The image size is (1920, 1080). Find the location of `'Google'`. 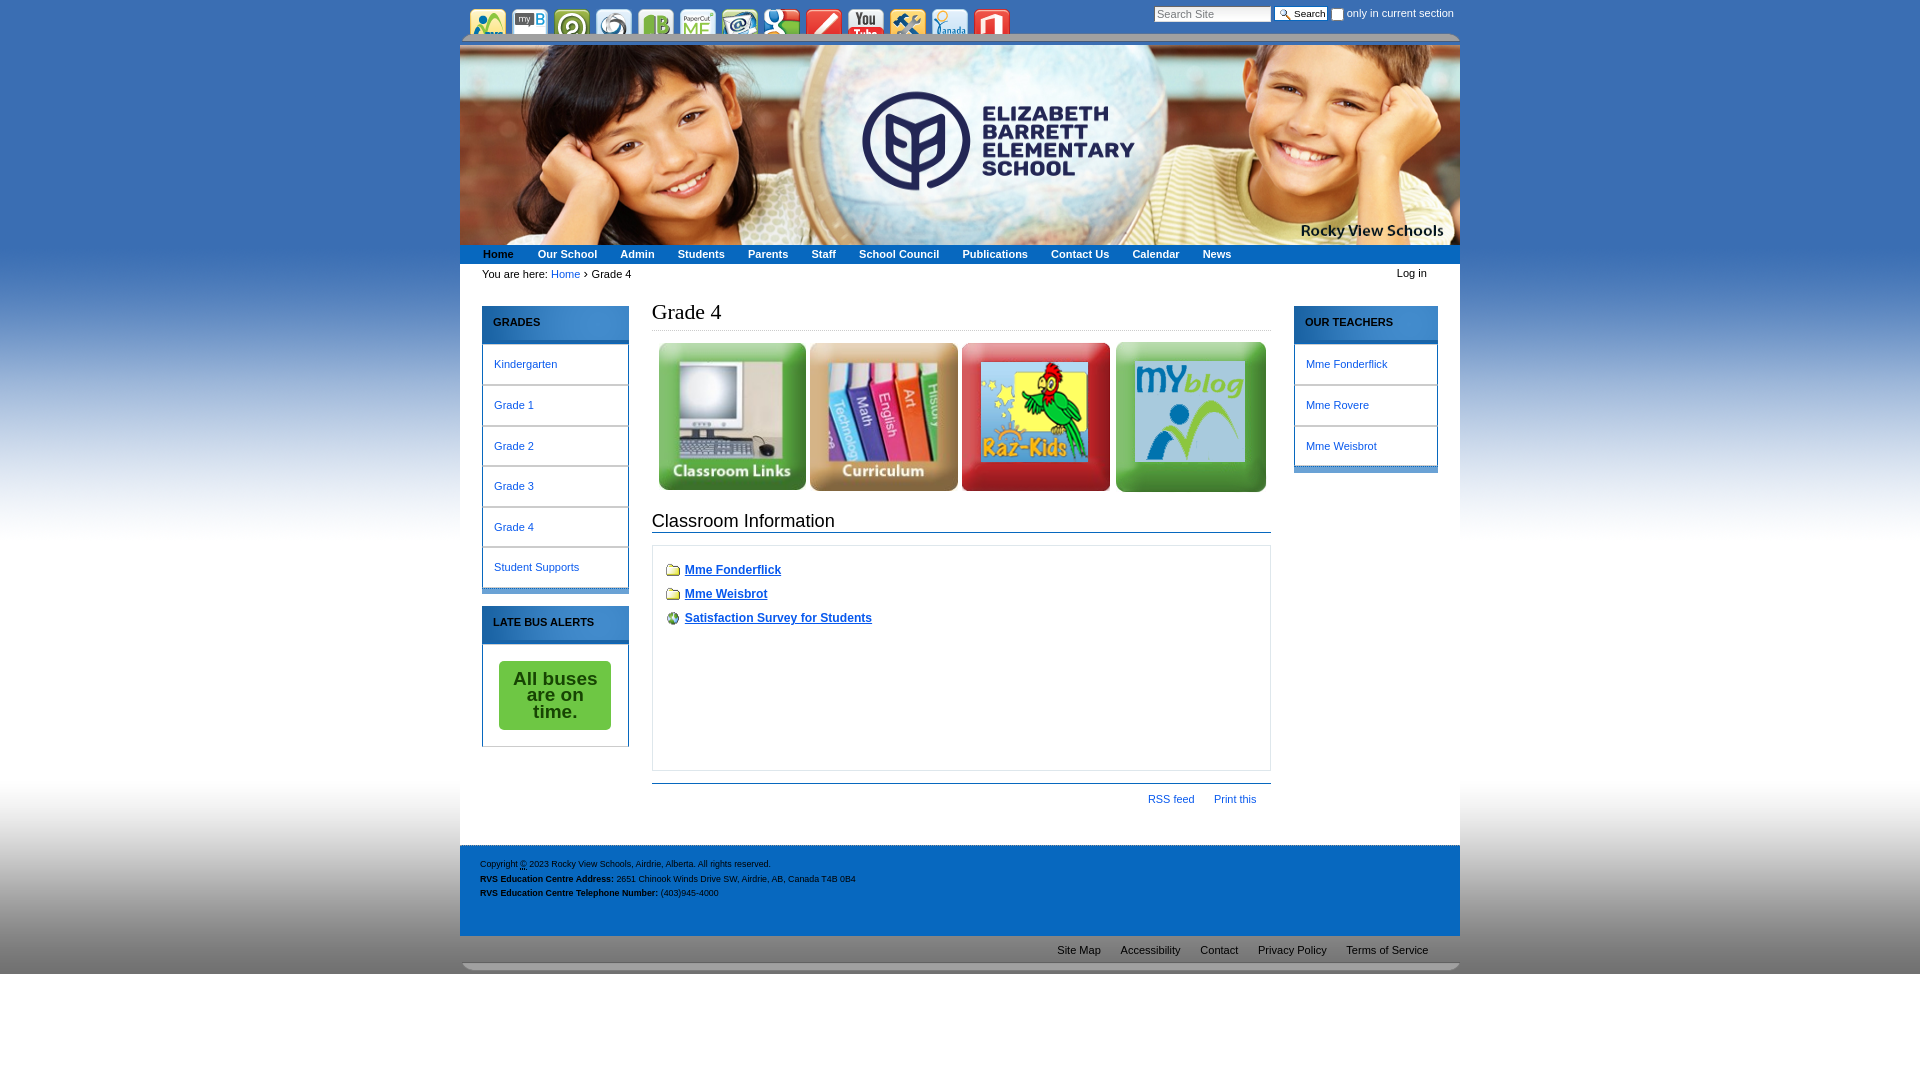

'Google' is located at coordinates (762, 26).